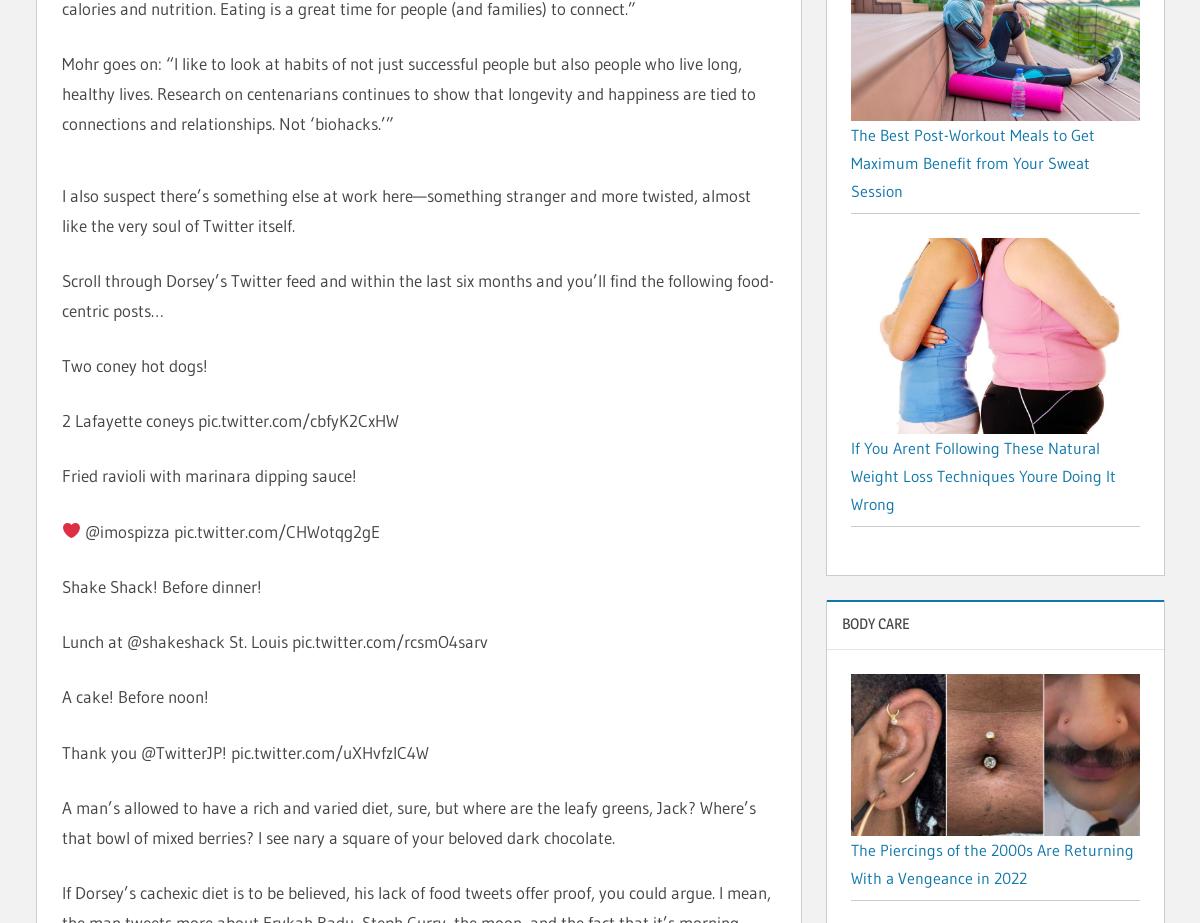 This screenshot has height=923, width=1200. What do you see at coordinates (417, 294) in the screenshot?
I see `'Scroll through Dorsey’s Twitter feed and within the last six months and you’ll find the following food-centric posts…'` at bounding box center [417, 294].